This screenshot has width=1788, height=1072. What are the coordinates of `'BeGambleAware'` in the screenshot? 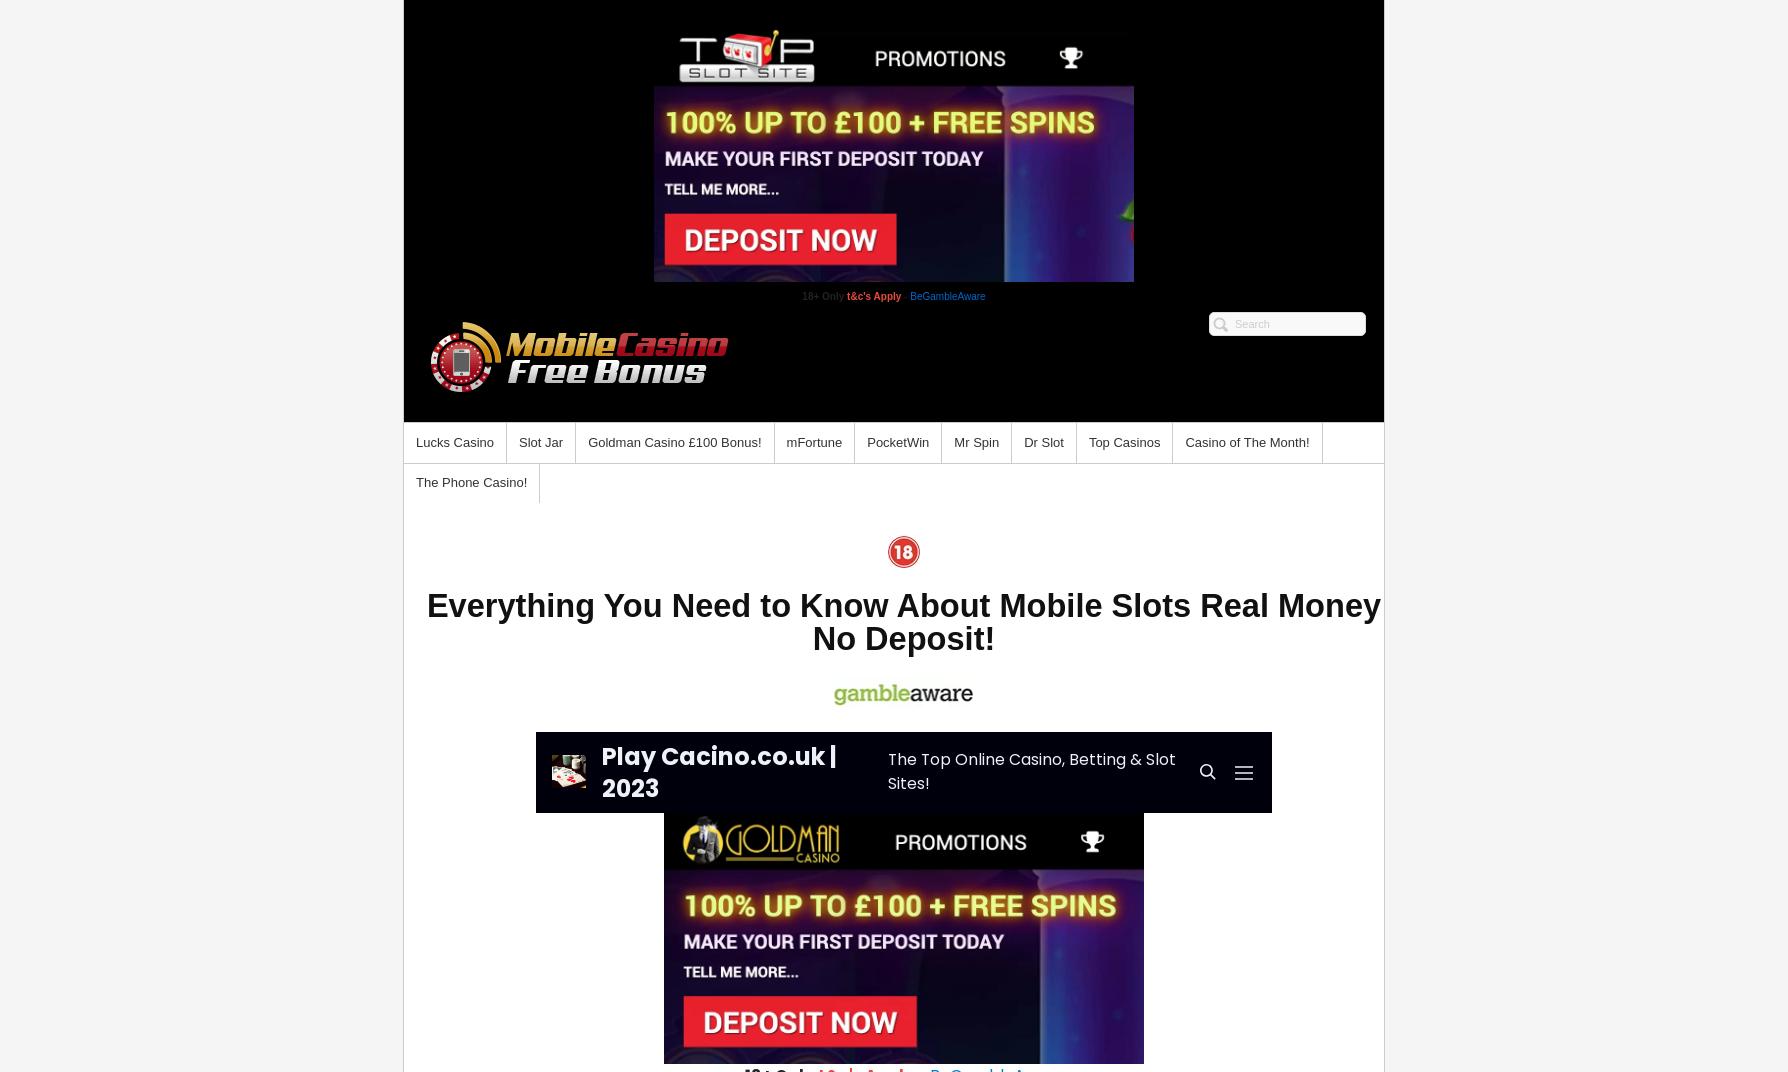 It's located at (909, 295).